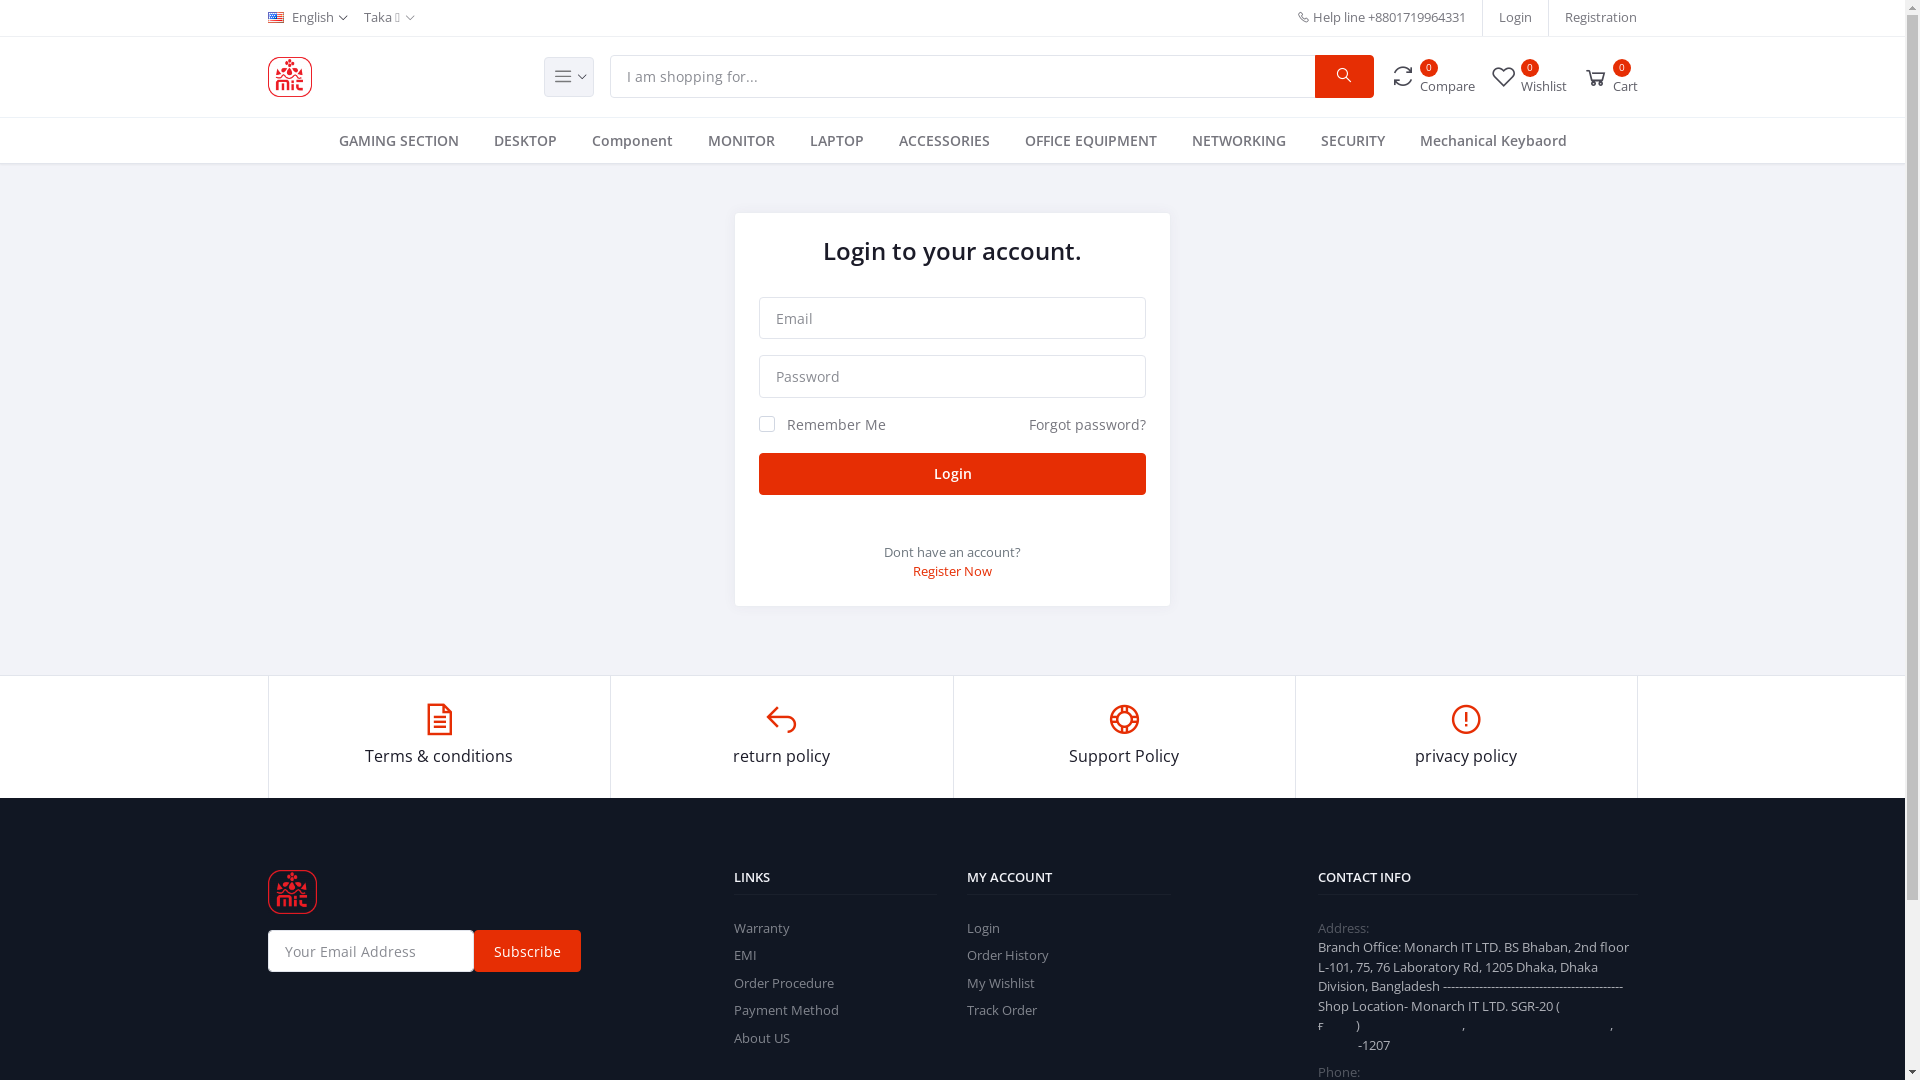 The width and height of the screenshot is (1920, 1080). What do you see at coordinates (1466, 736) in the screenshot?
I see `'privacy policy'` at bounding box center [1466, 736].